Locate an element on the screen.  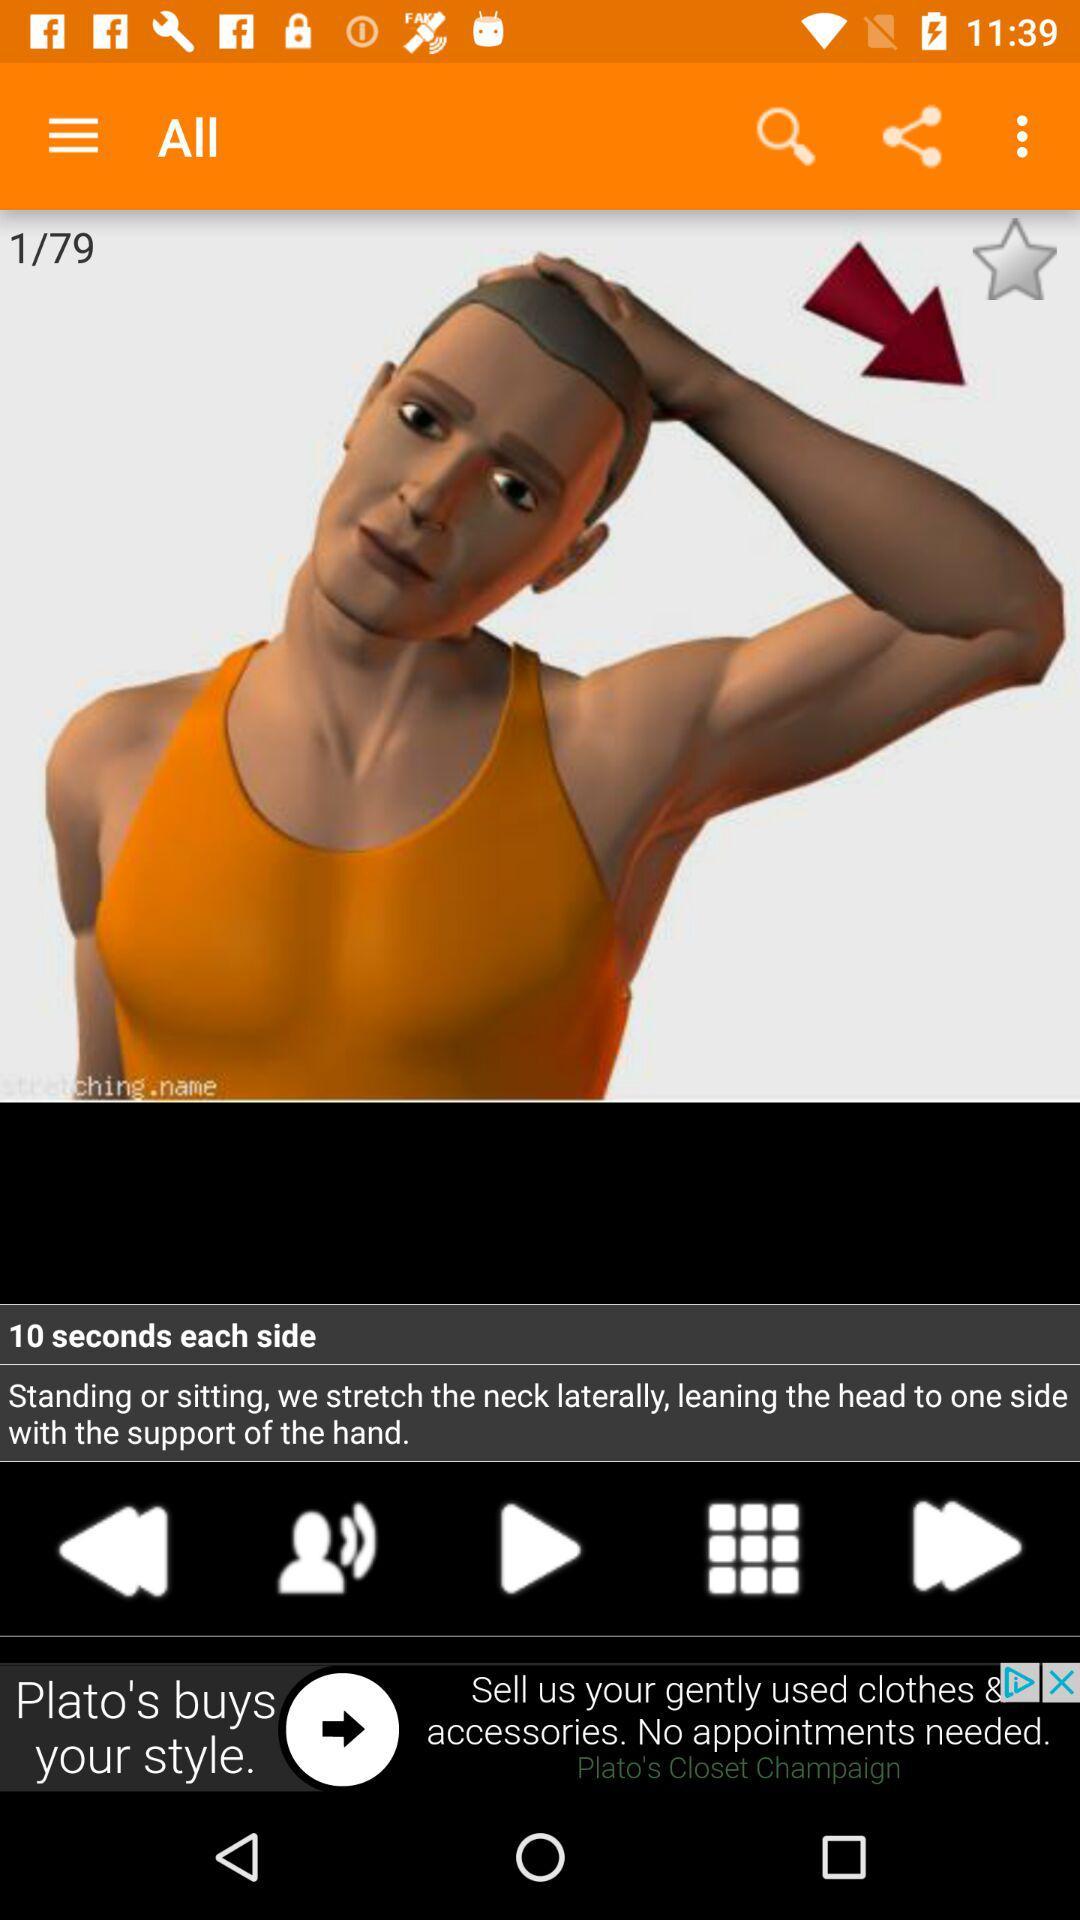
make favorite is located at coordinates (1014, 258).